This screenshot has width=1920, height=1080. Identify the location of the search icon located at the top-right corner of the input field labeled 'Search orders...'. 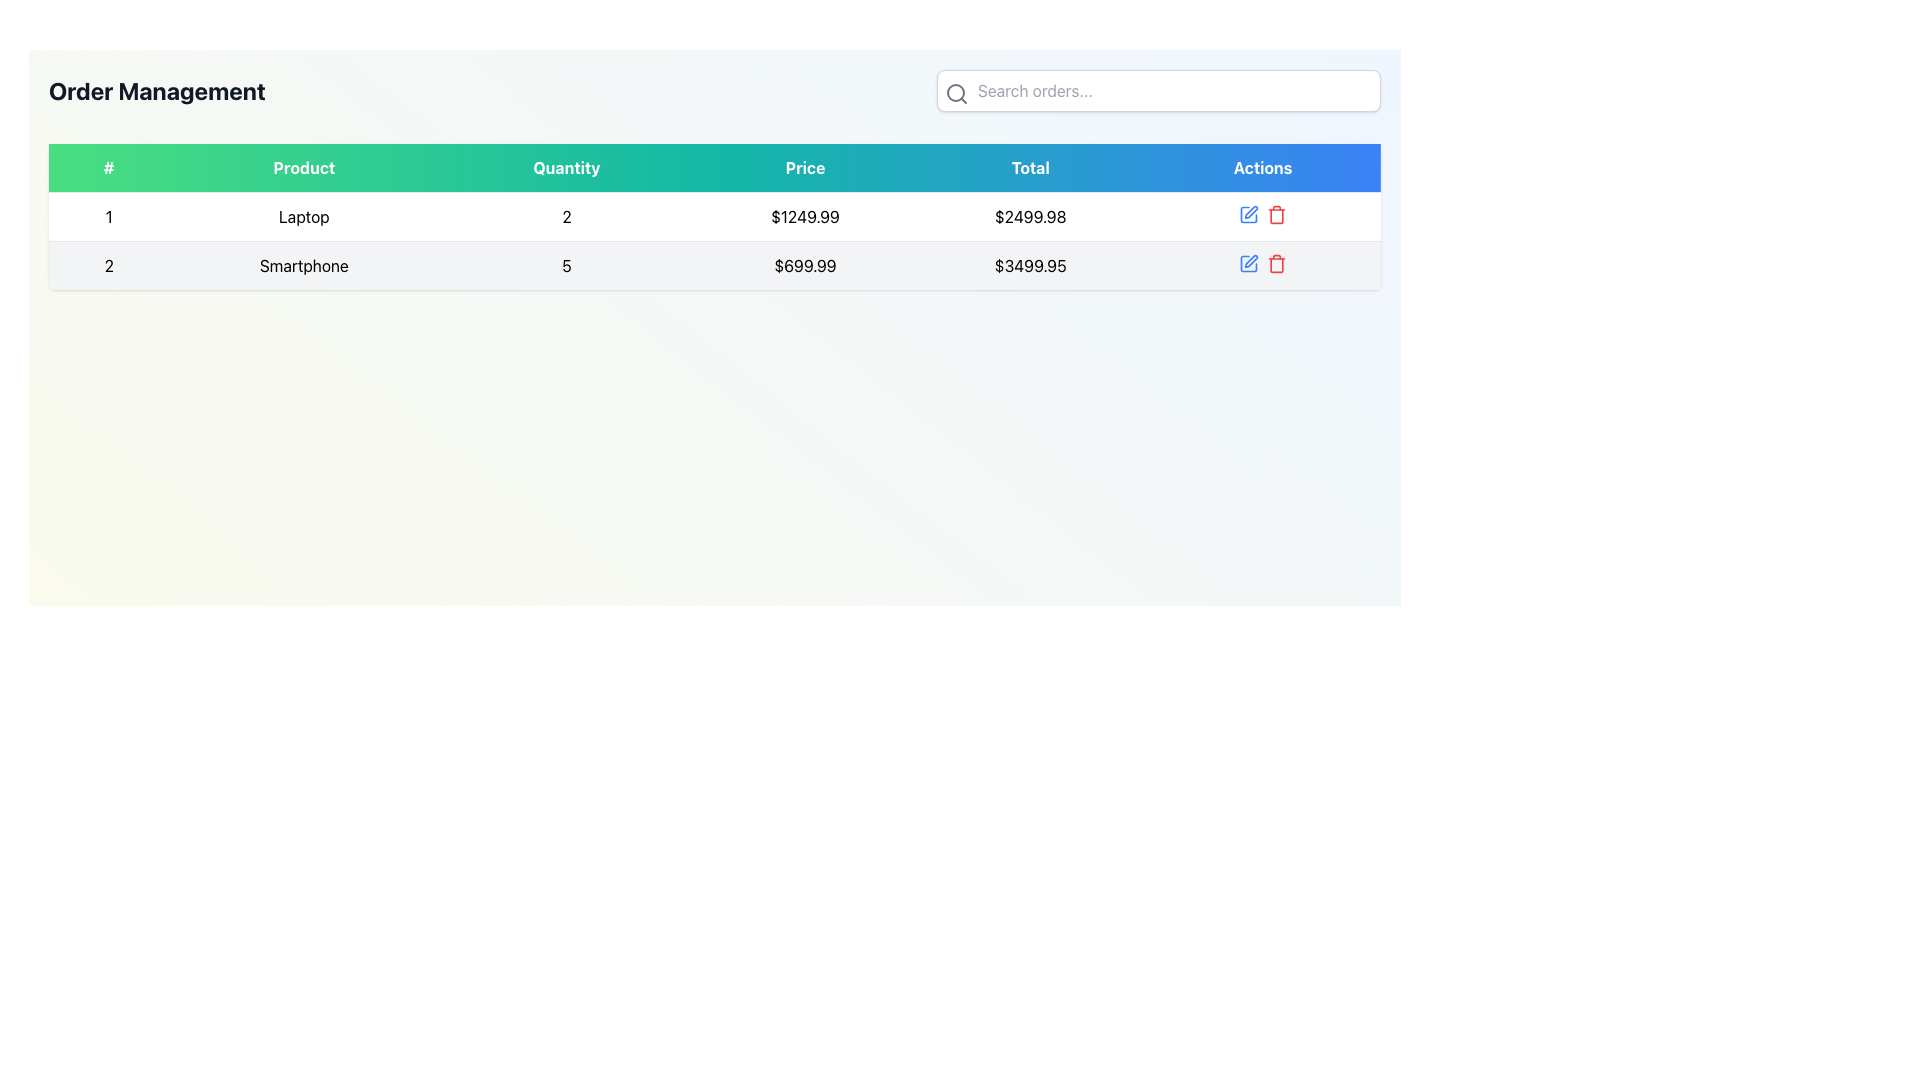
(955, 93).